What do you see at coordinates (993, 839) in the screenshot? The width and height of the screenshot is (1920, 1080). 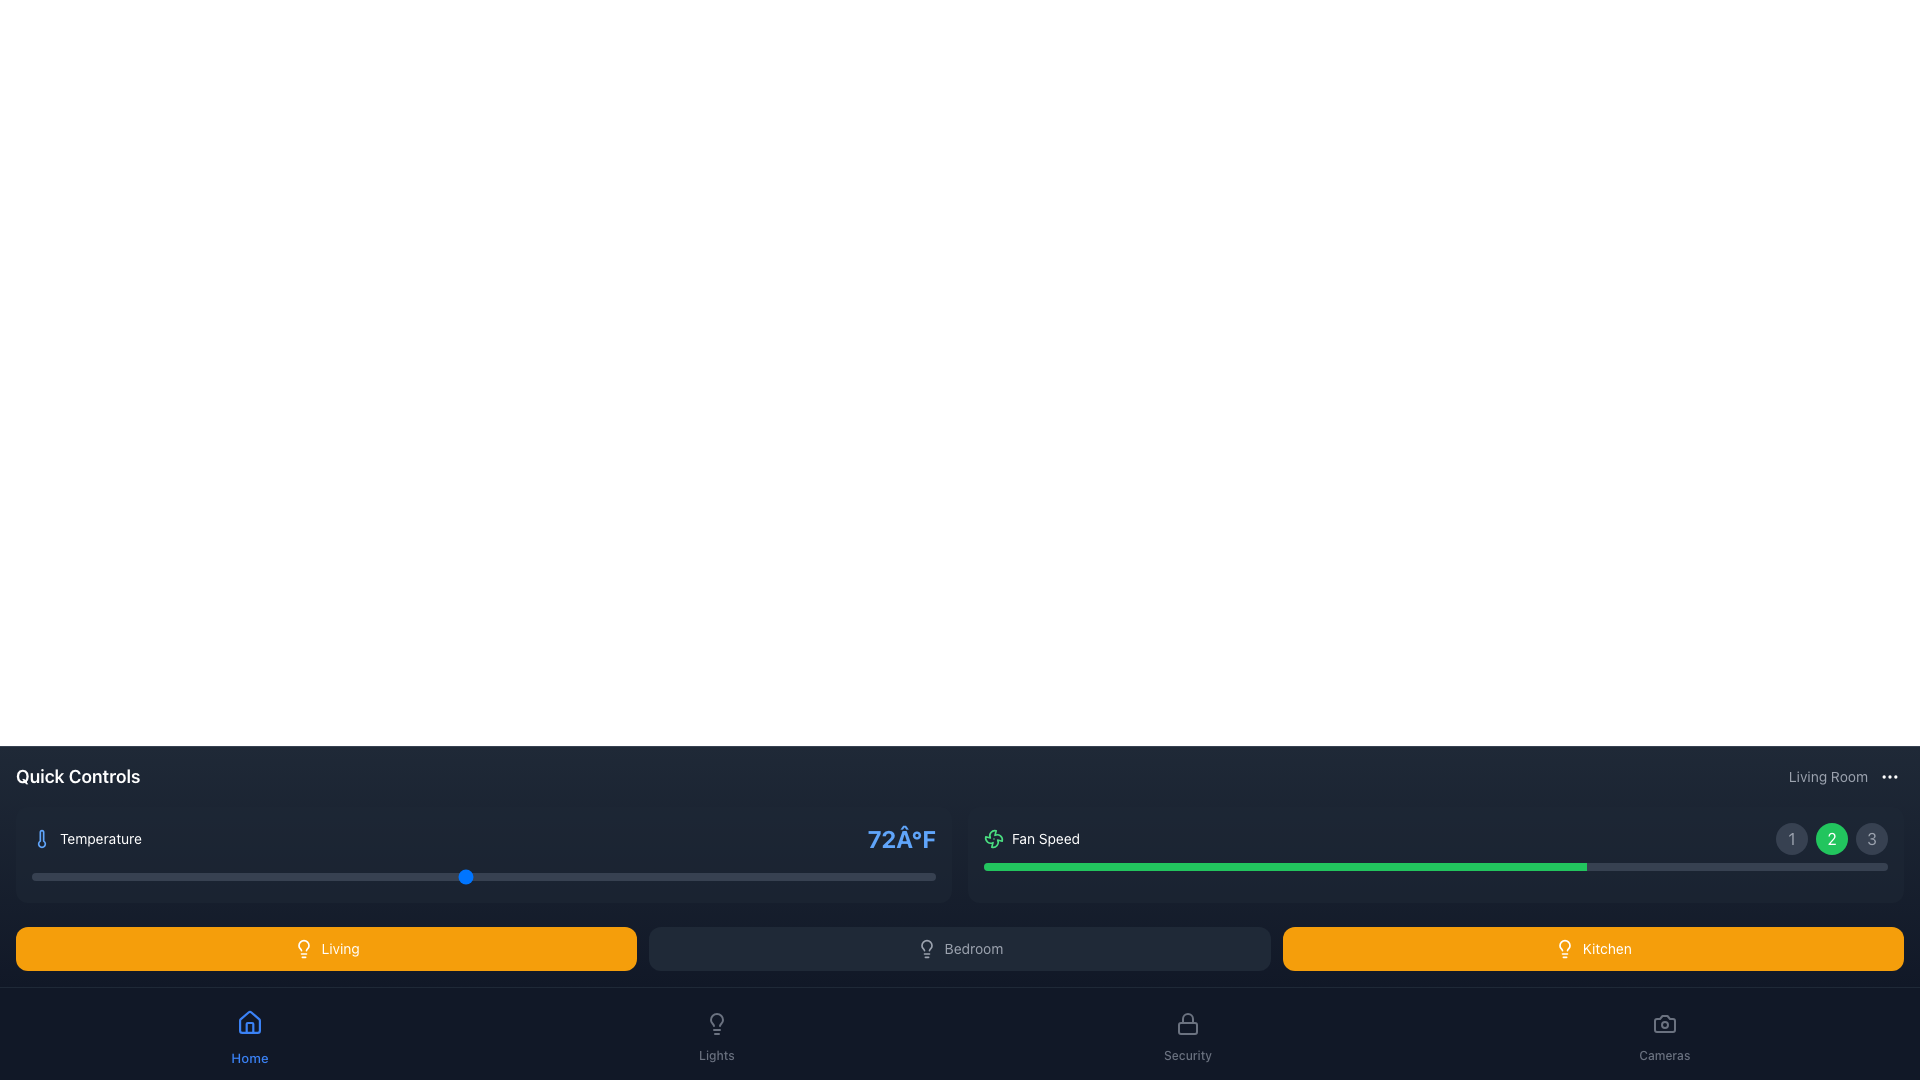 I see `the decorative fan icon with a green outline, located in the control section above the 'Fan Speed' label` at bounding box center [993, 839].